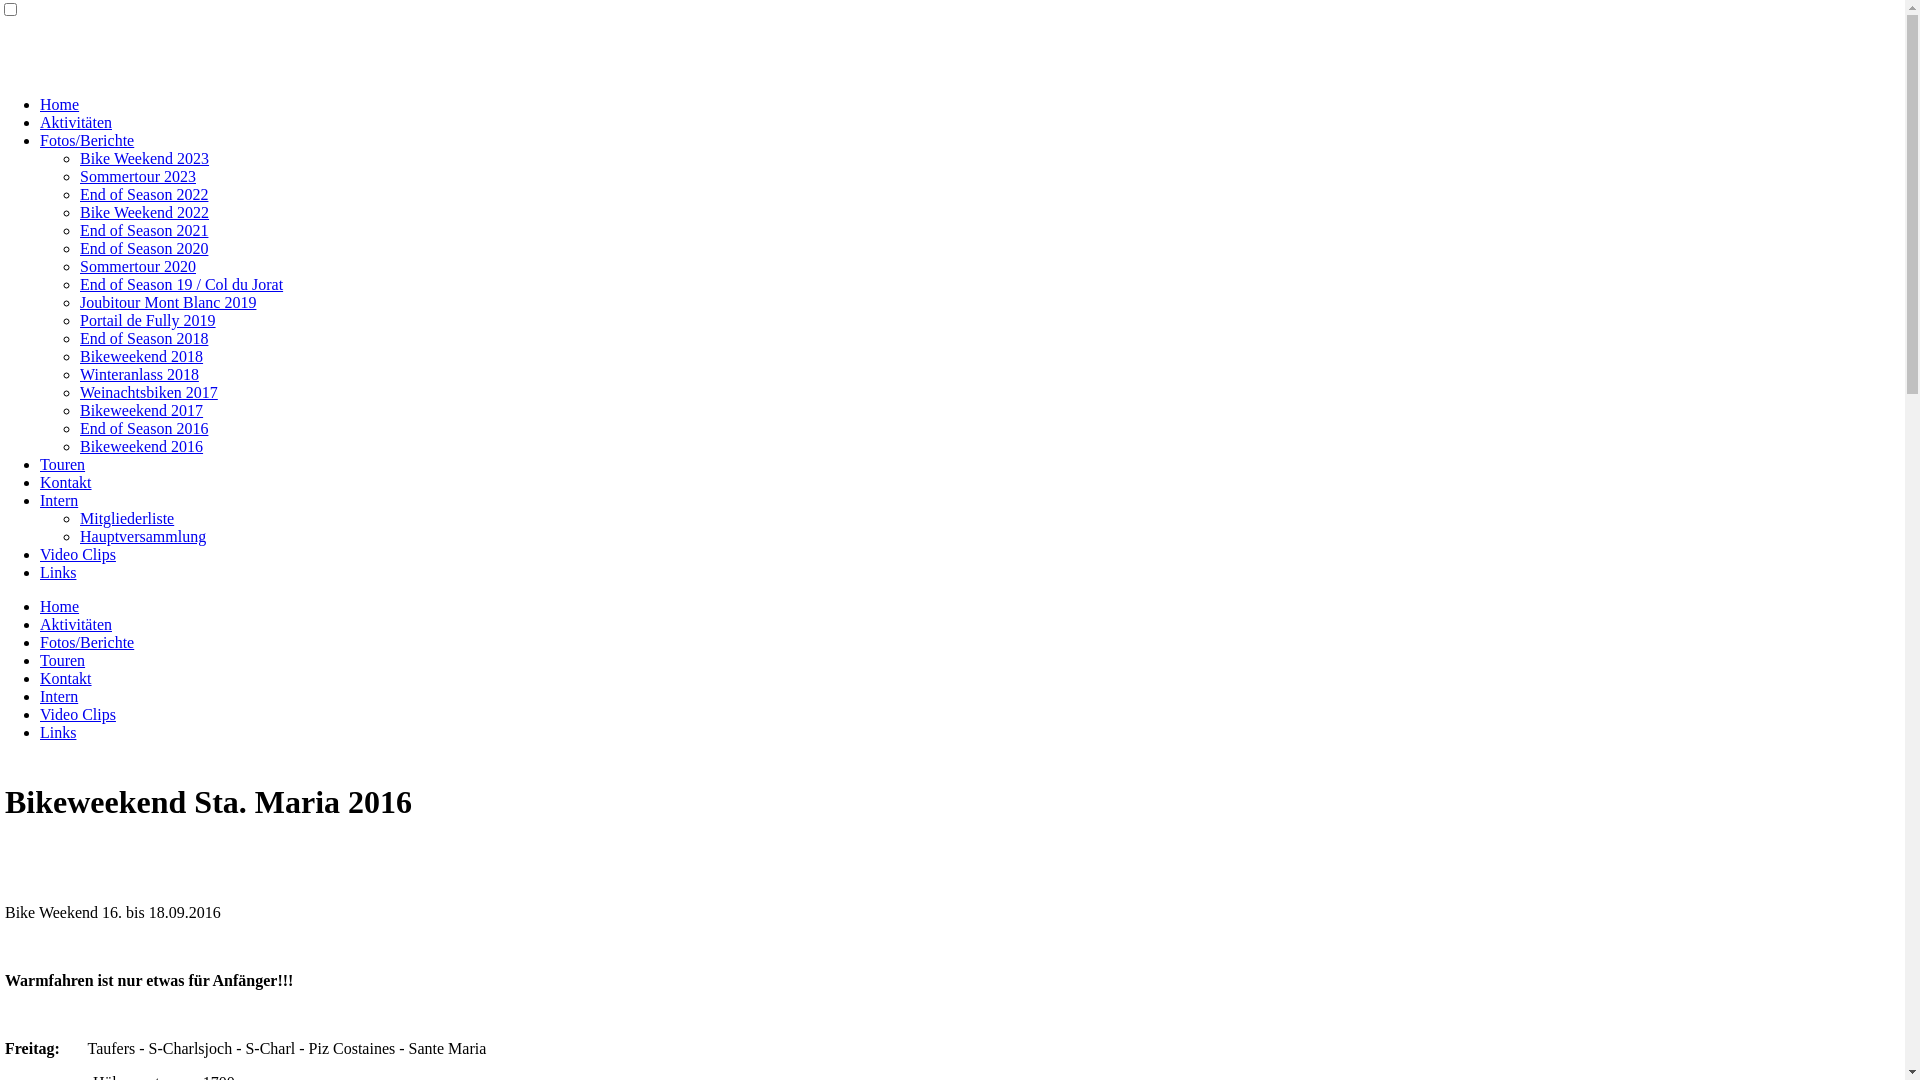 Image resolution: width=1920 pixels, height=1080 pixels. What do you see at coordinates (80, 319) in the screenshot?
I see `'Portail de Fully 2019'` at bounding box center [80, 319].